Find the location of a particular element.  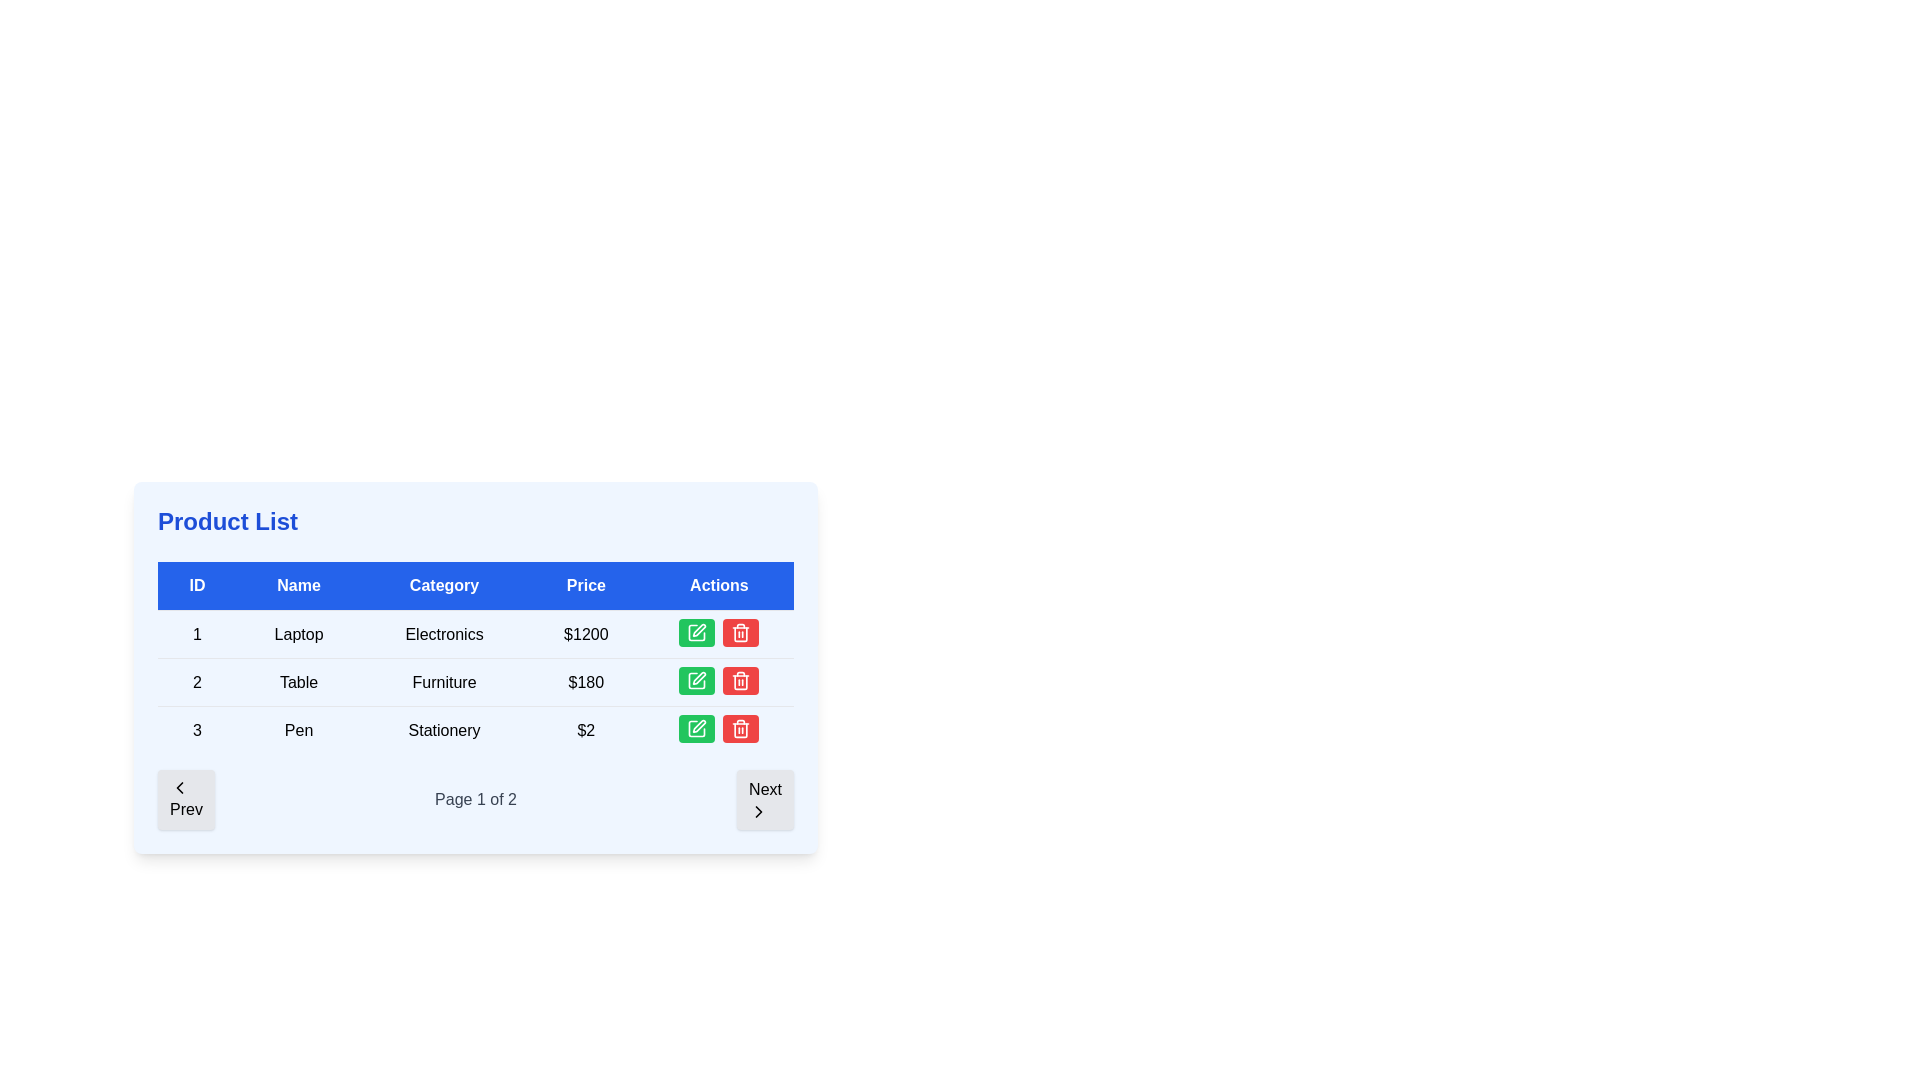

the 'edit' icon button located in the second row under the 'Actions' column of the table is located at coordinates (697, 680).